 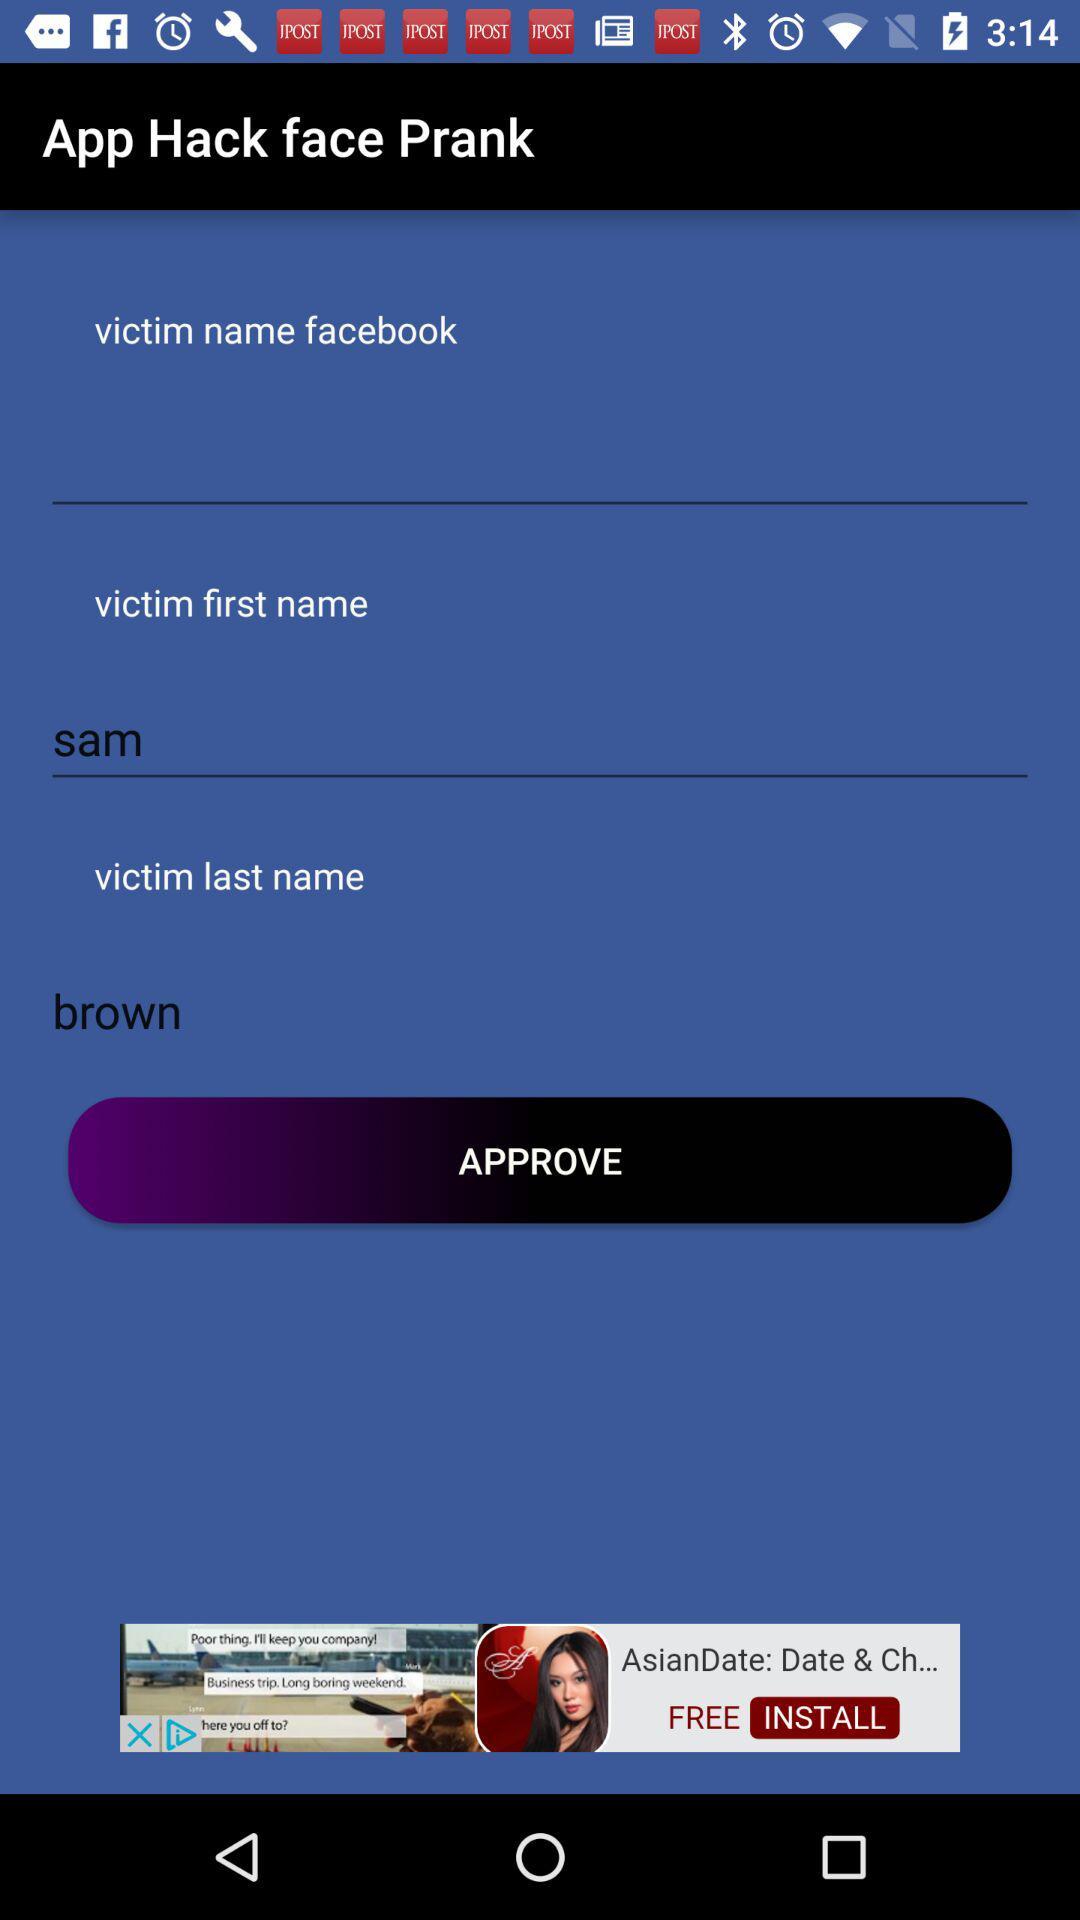 What do you see at coordinates (540, 1685) in the screenshot?
I see `advertisement page` at bounding box center [540, 1685].